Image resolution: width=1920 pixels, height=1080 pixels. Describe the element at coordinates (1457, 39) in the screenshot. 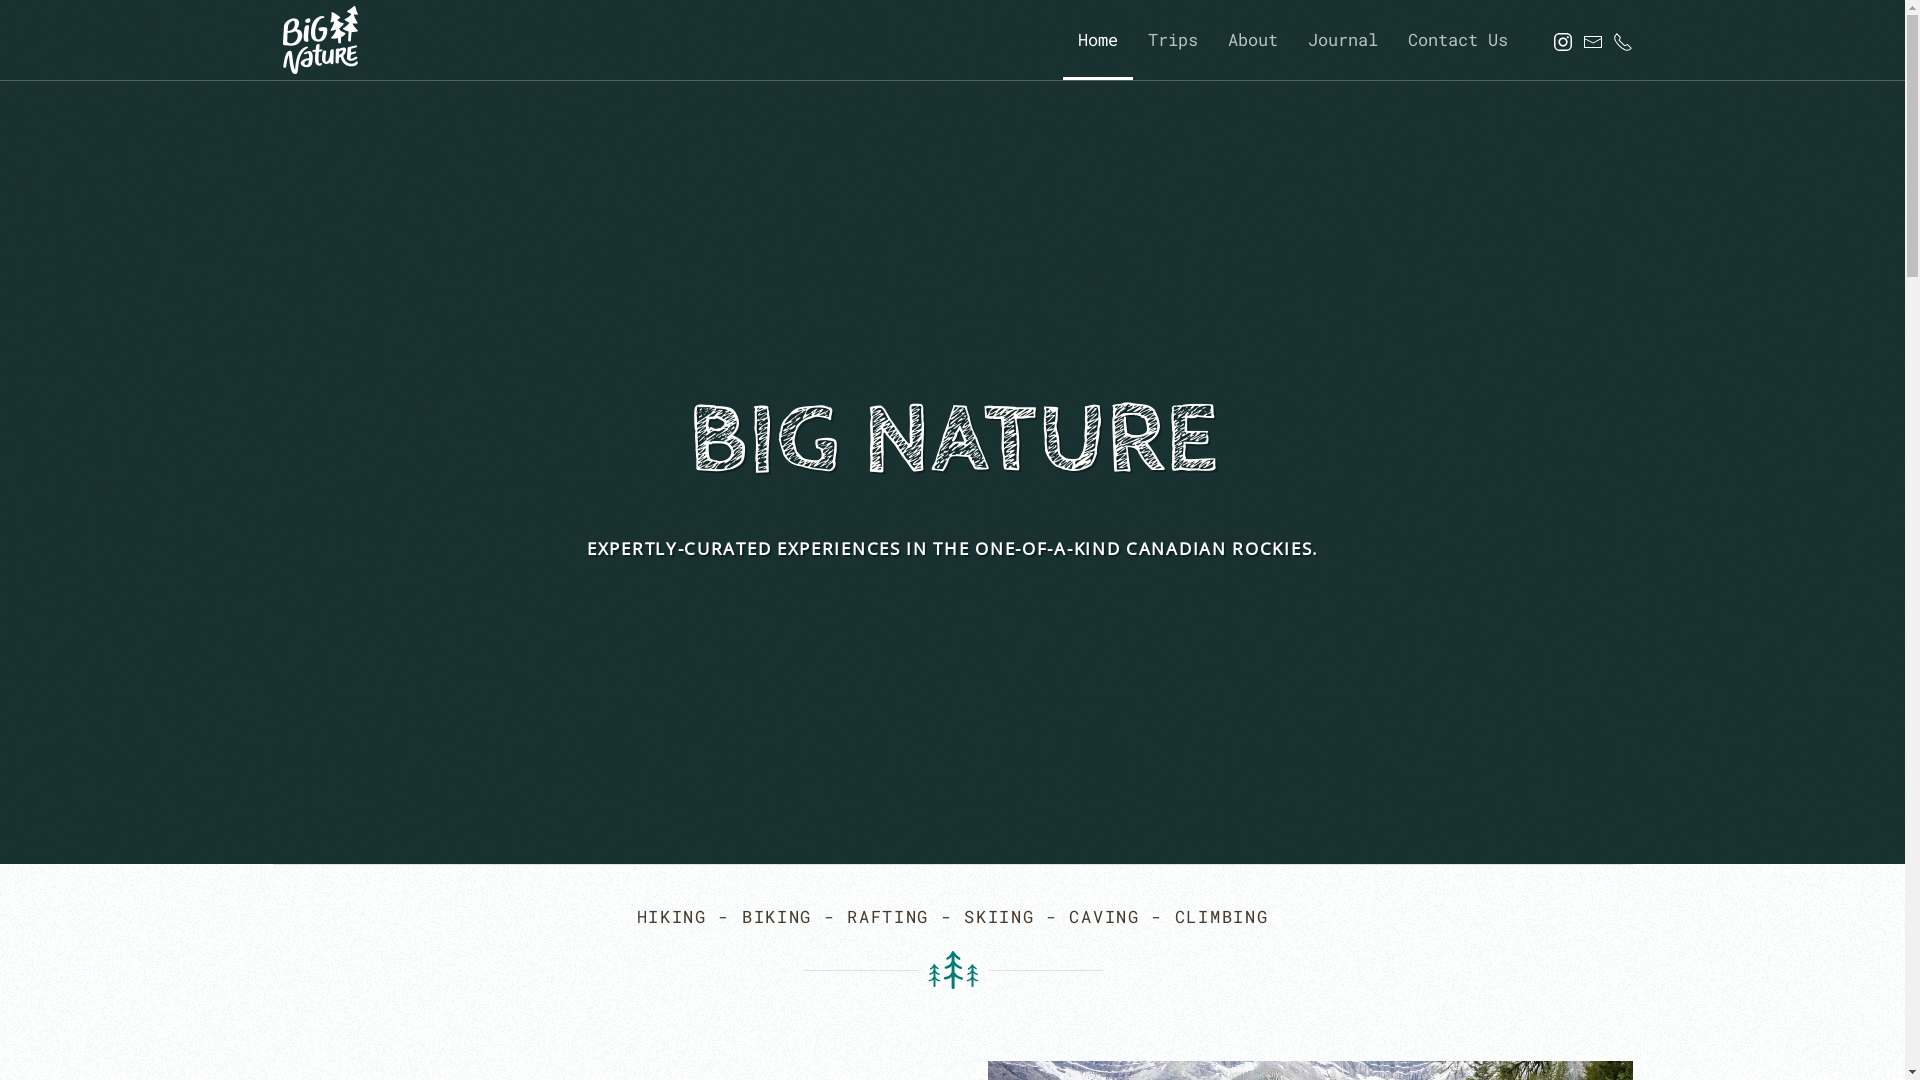

I see `'Contact Us'` at that location.